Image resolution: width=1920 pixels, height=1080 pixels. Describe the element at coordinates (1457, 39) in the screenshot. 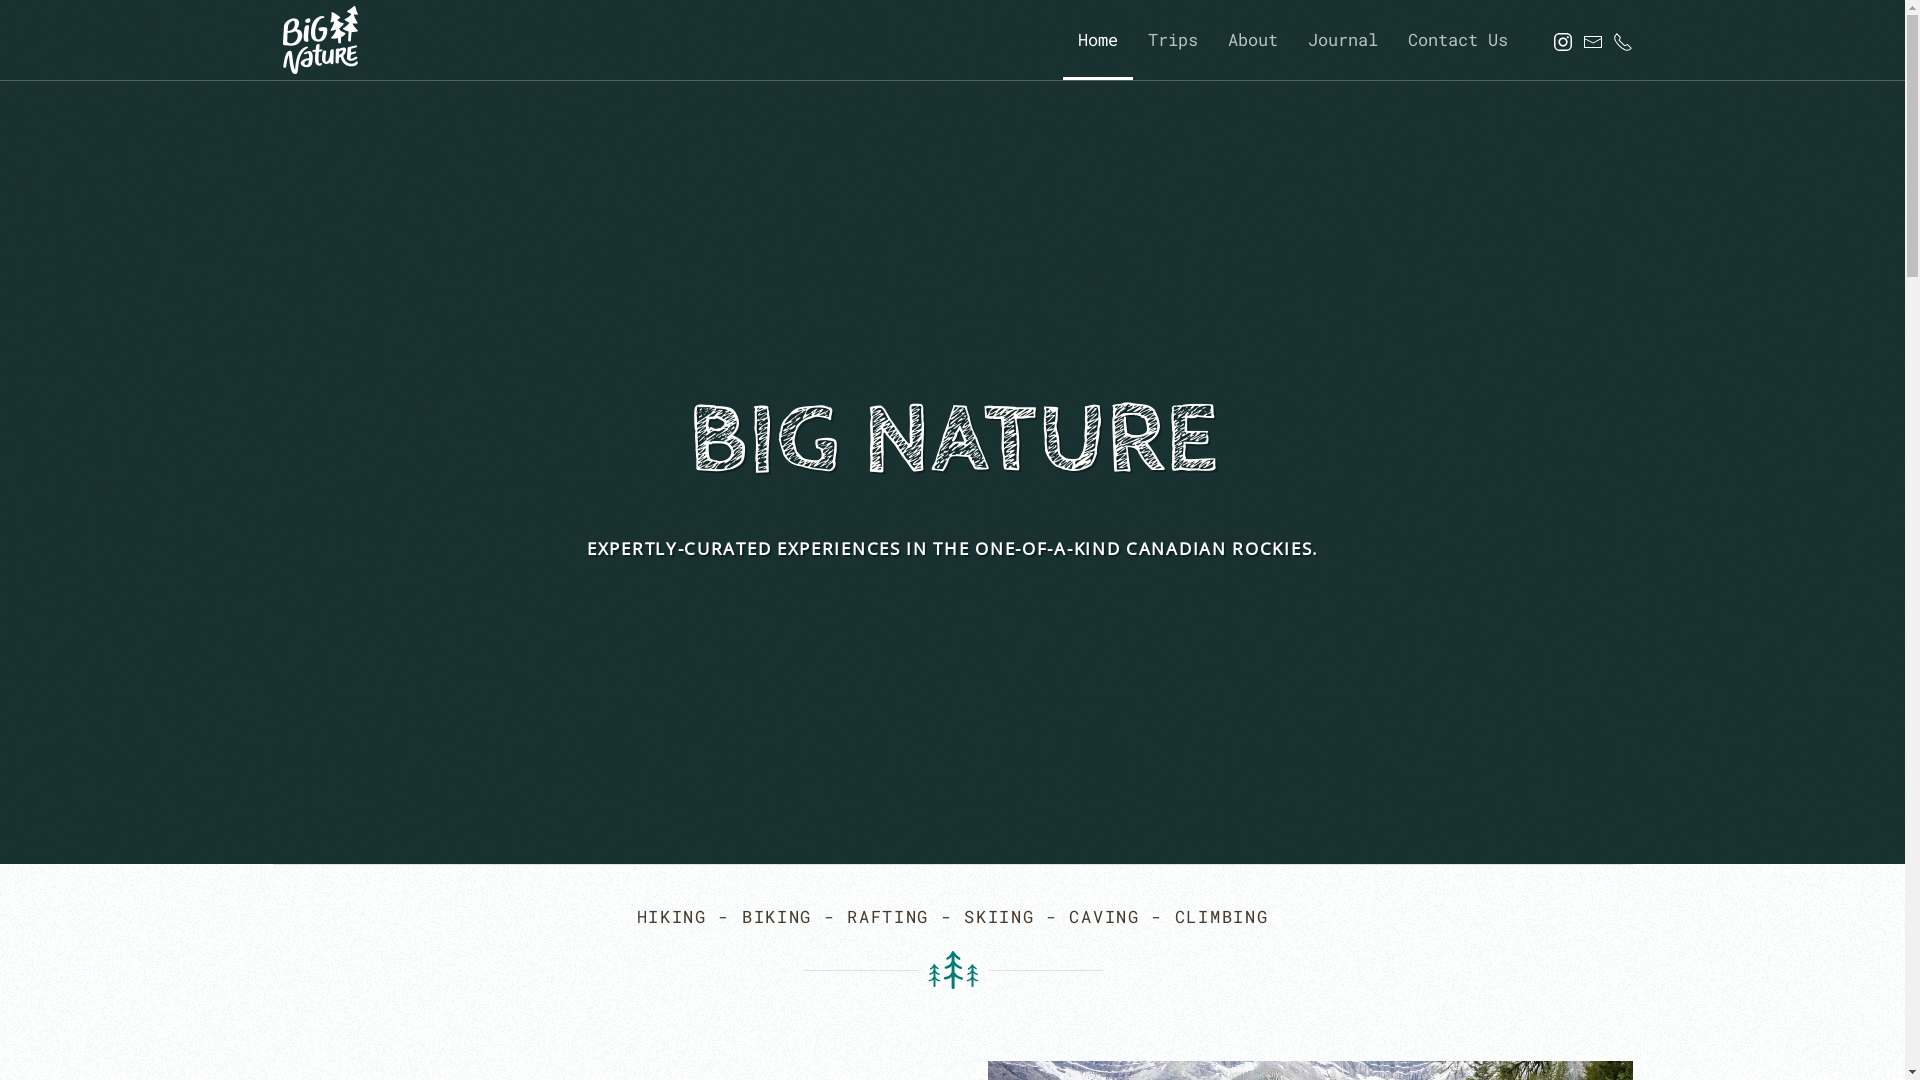

I see `'Contact Us'` at that location.